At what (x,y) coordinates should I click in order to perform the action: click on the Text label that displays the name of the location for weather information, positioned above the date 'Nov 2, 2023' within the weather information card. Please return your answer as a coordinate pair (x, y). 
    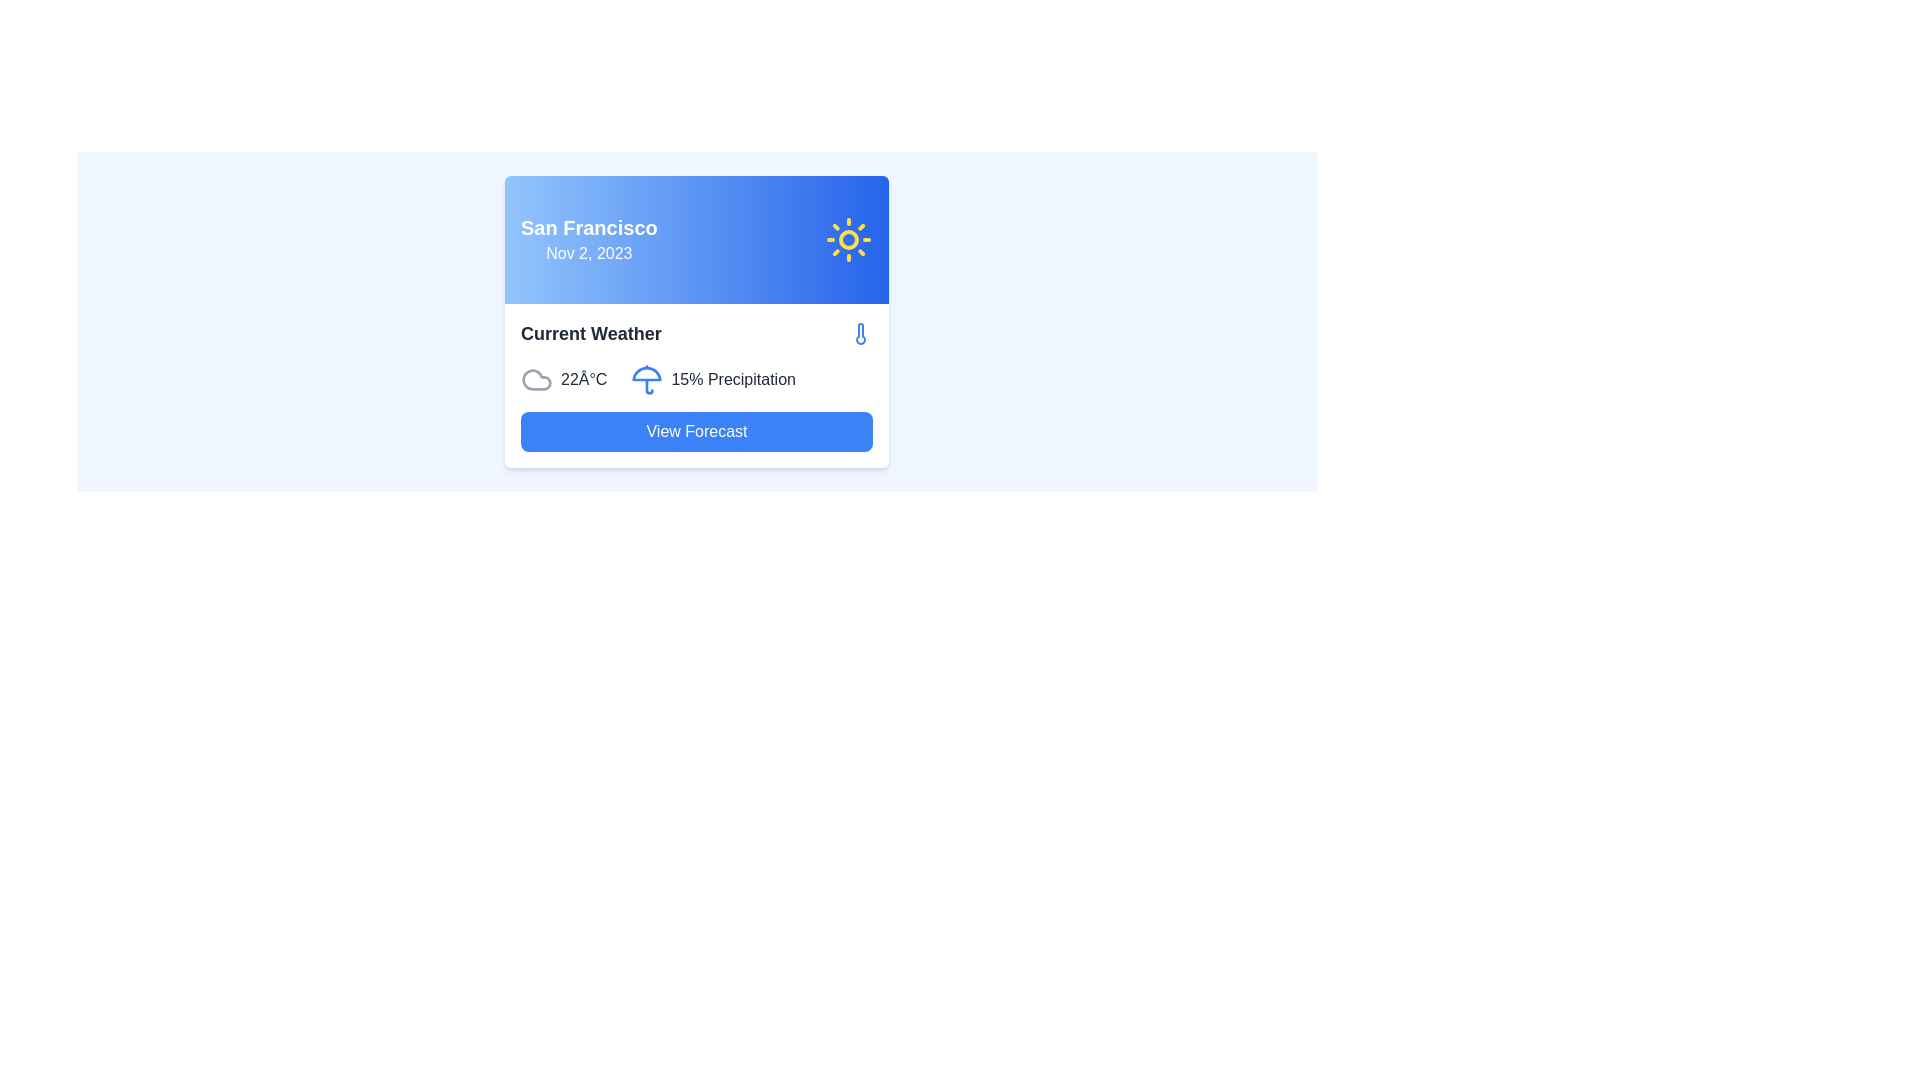
    Looking at the image, I should click on (588, 226).